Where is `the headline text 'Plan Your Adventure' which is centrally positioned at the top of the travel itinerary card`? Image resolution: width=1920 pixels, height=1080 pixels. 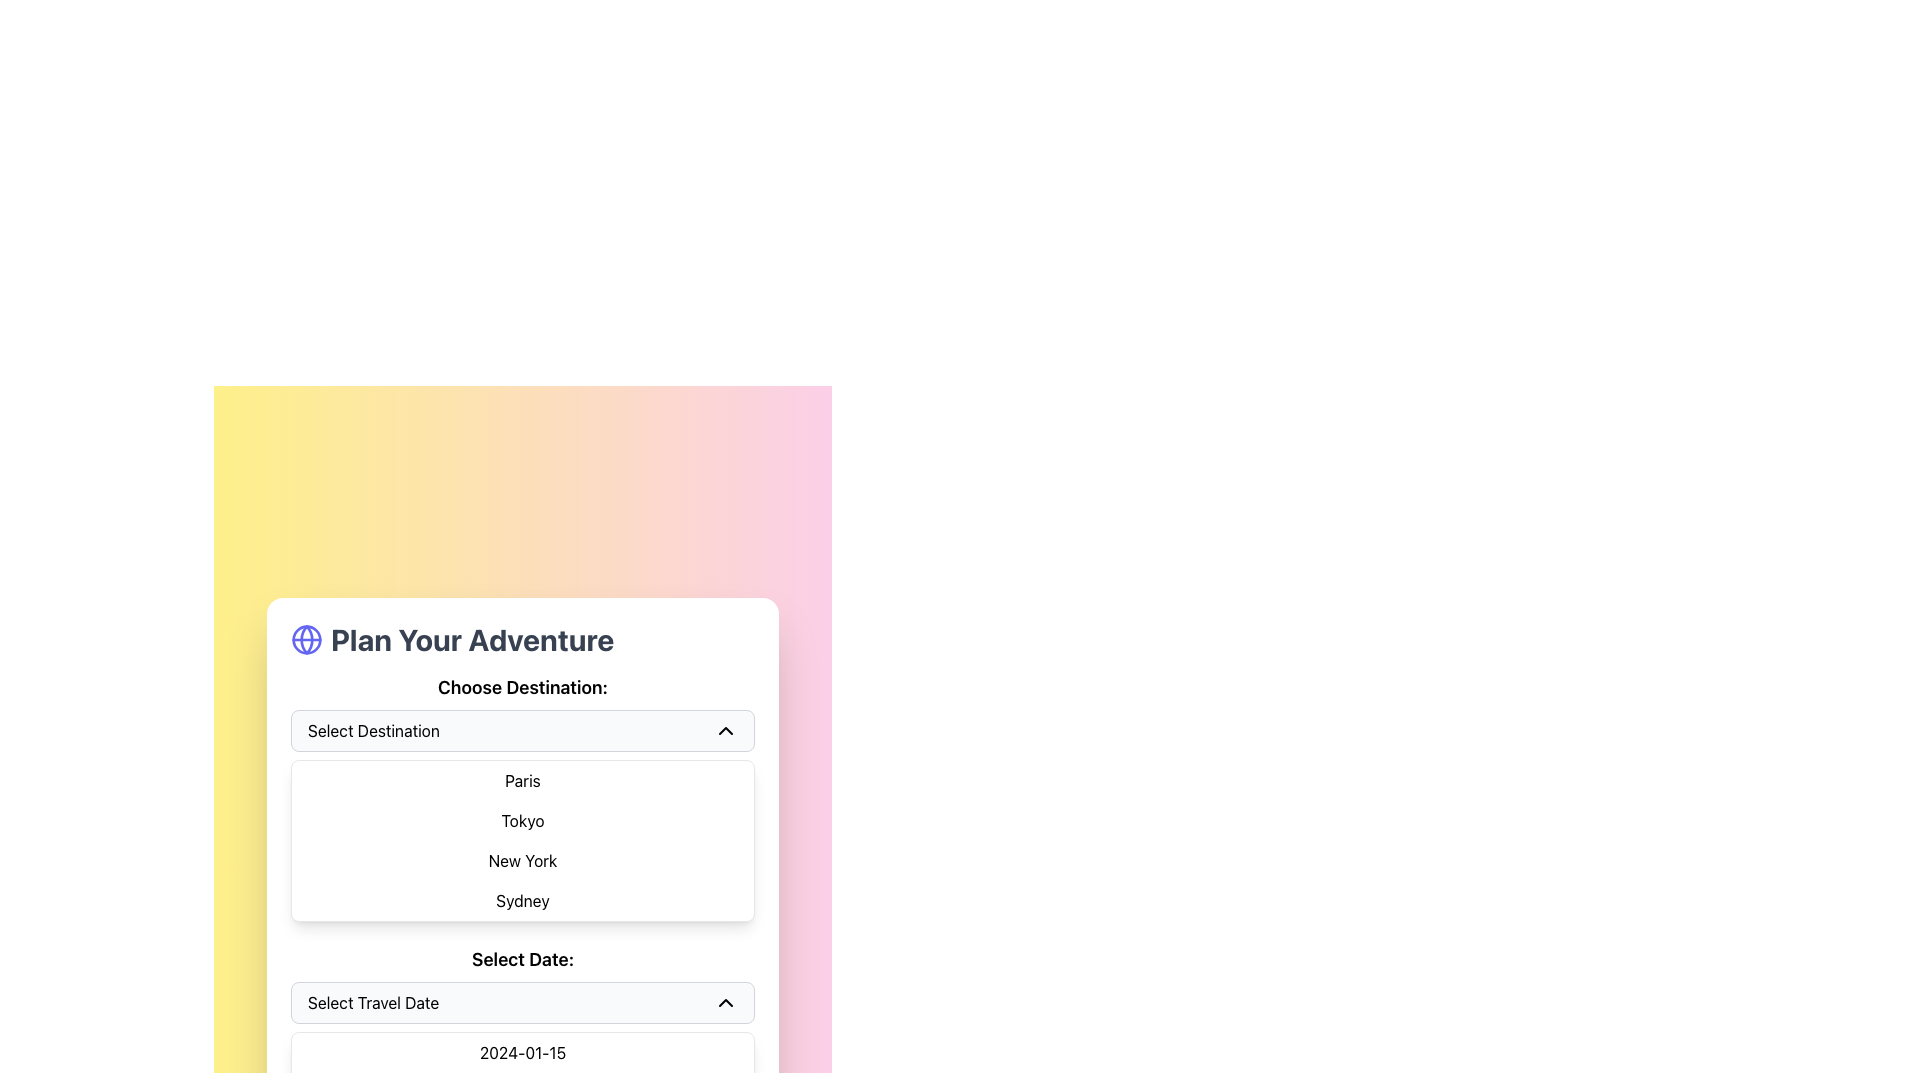 the headline text 'Plan Your Adventure' which is centrally positioned at the top of the travel itinerary card is located at coordinates (523, 640).